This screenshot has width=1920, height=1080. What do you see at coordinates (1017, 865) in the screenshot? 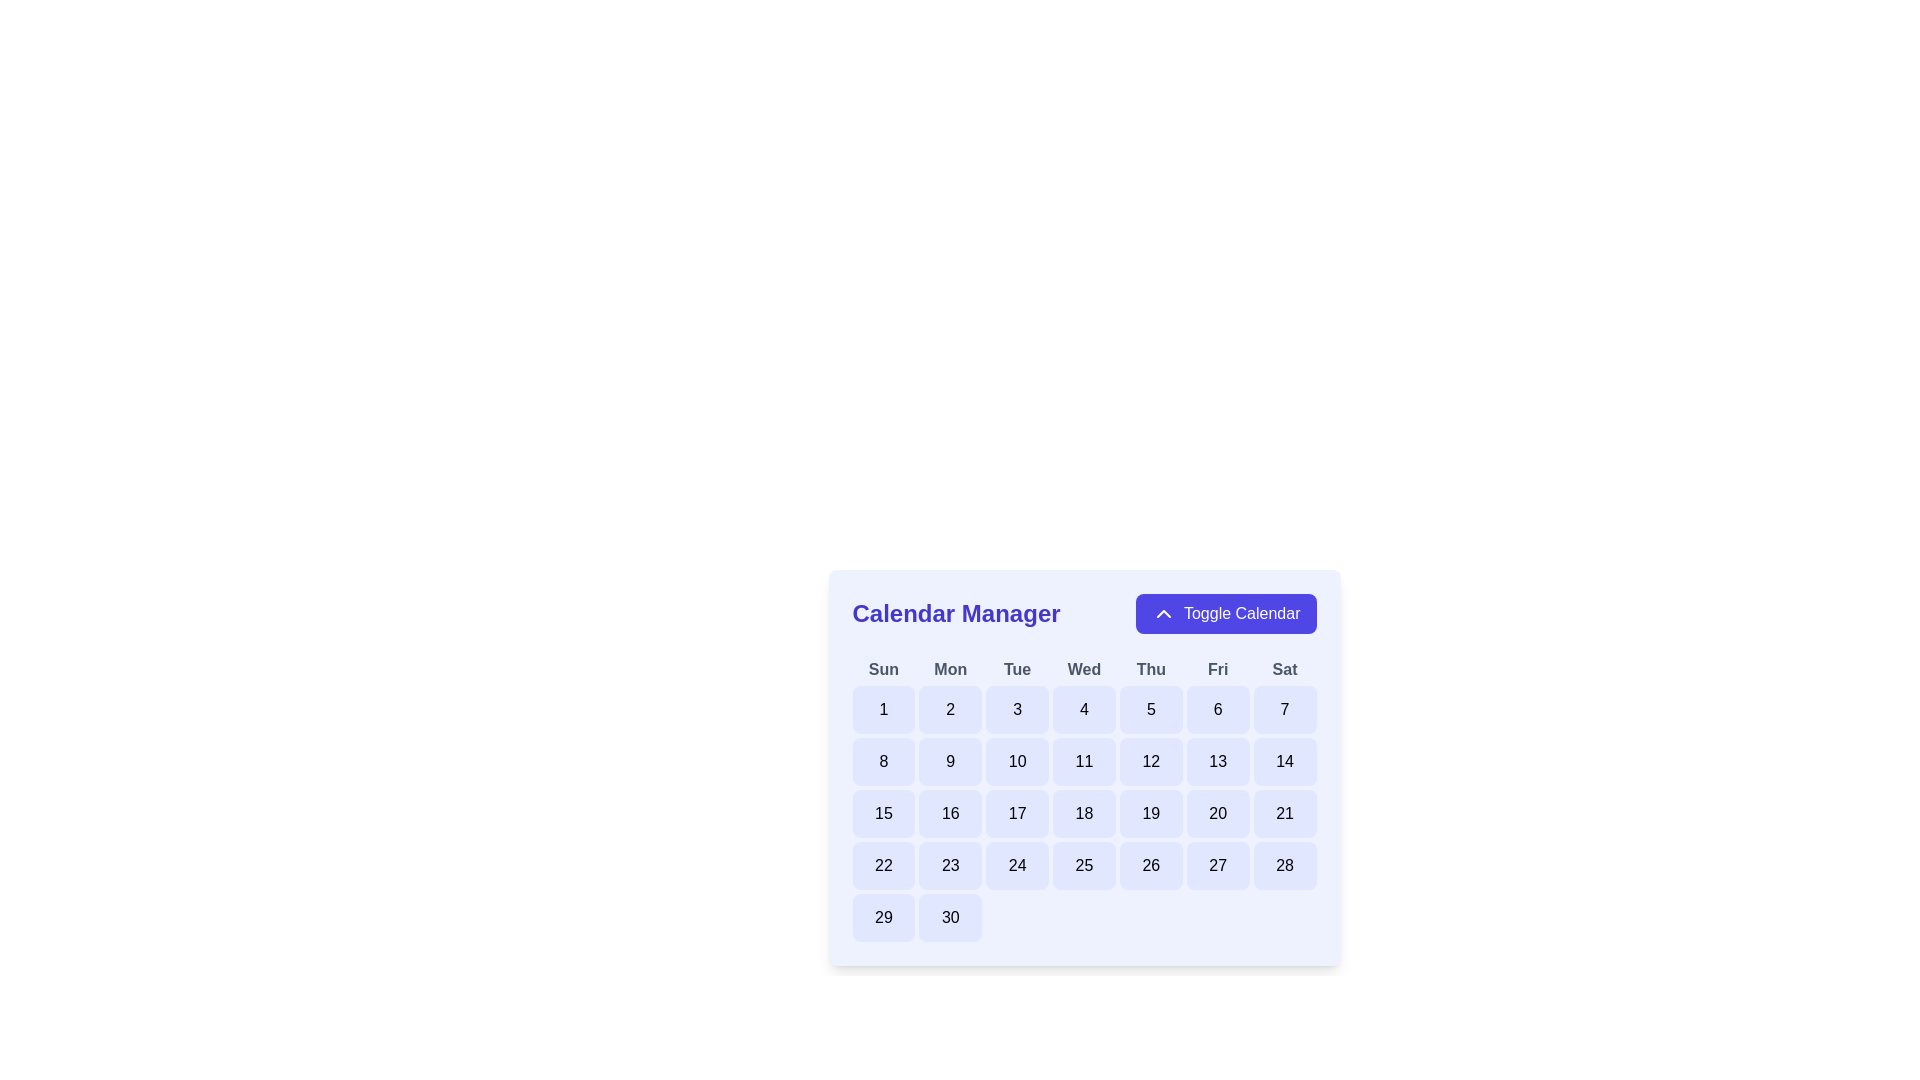
I see `the button representing the date '24' in the calendar` at bounding box center [1017, 865].